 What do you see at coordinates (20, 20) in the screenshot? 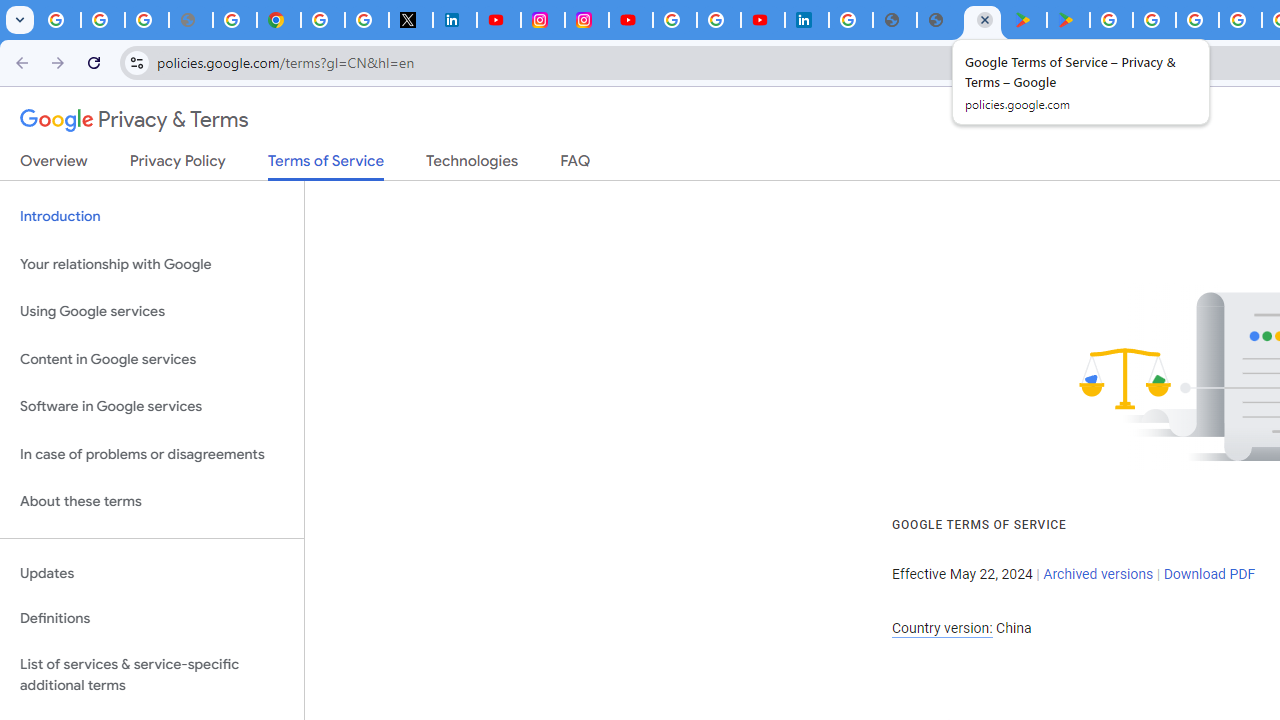
I see `'Search tabs'` at bounding box center [20, 20].